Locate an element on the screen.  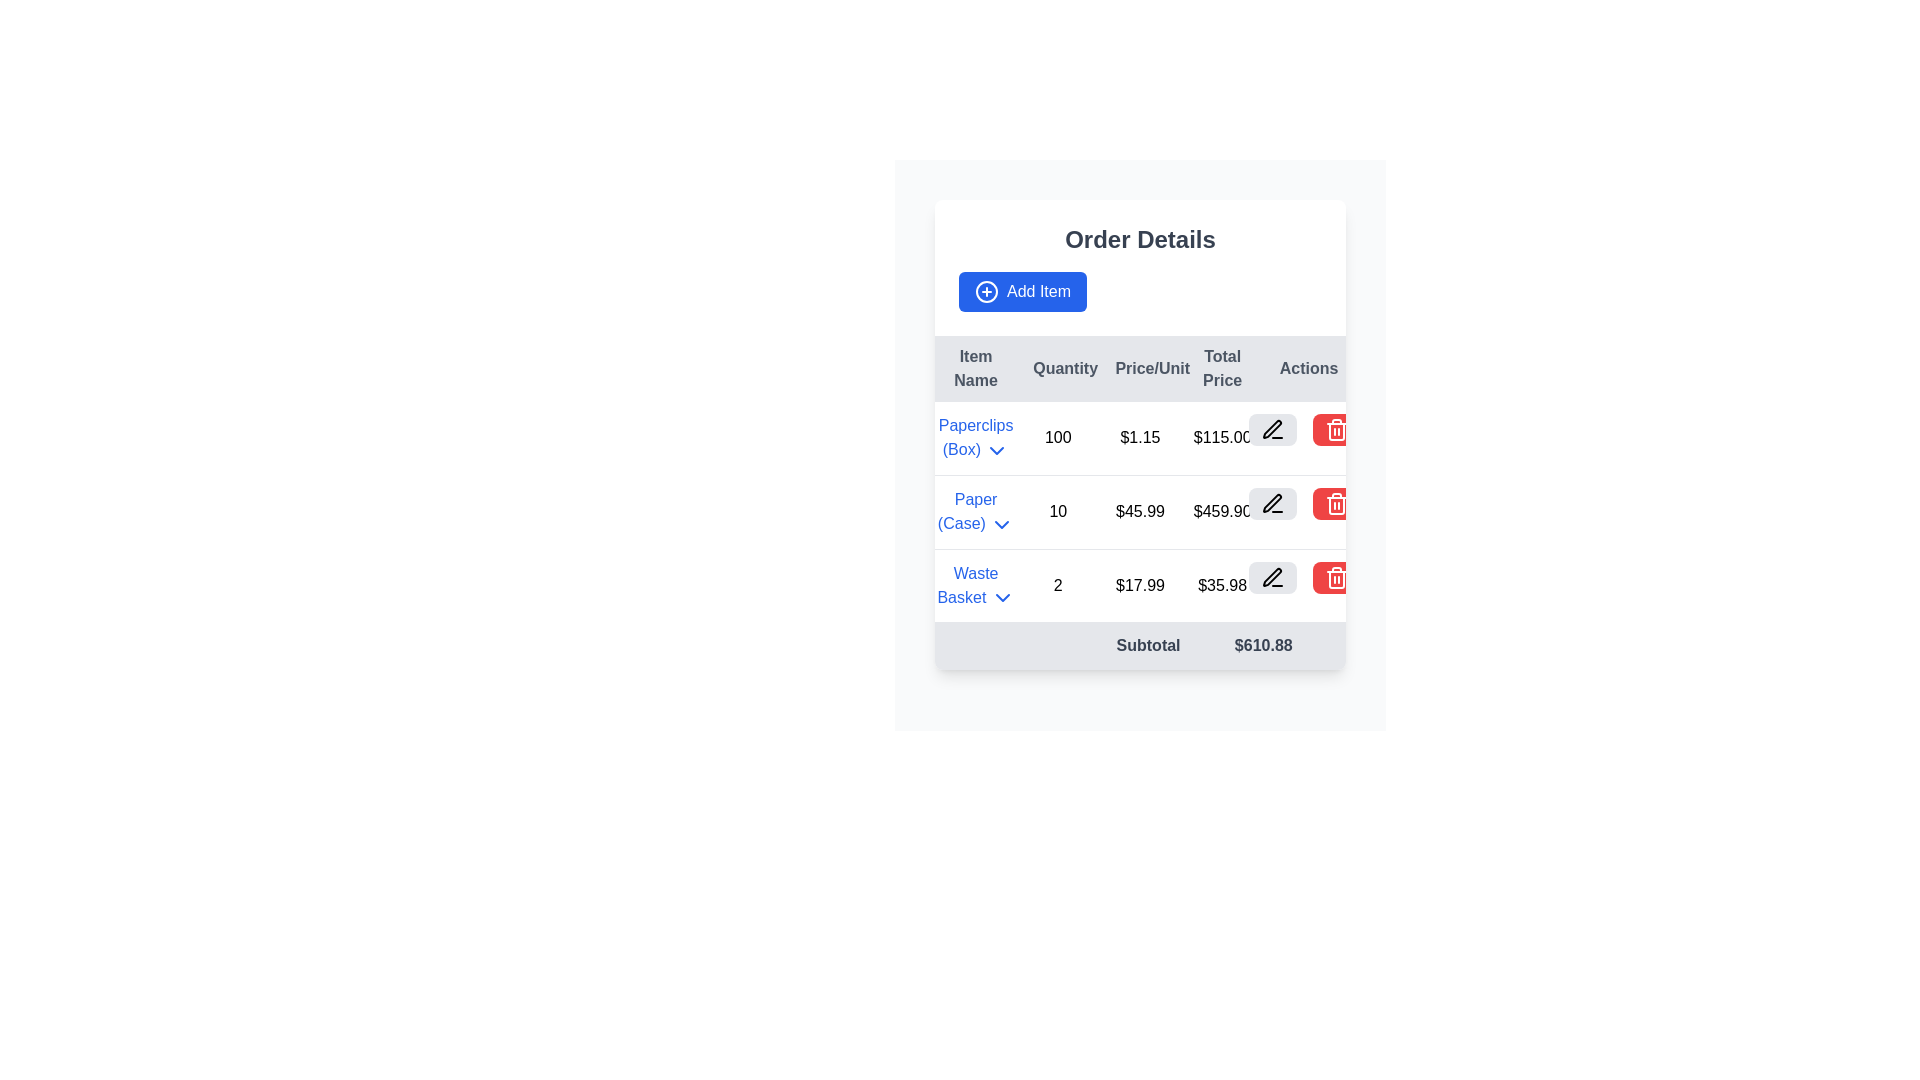
the third row in the 'Order Details' section of the table is located at coordinates (1140, 585).